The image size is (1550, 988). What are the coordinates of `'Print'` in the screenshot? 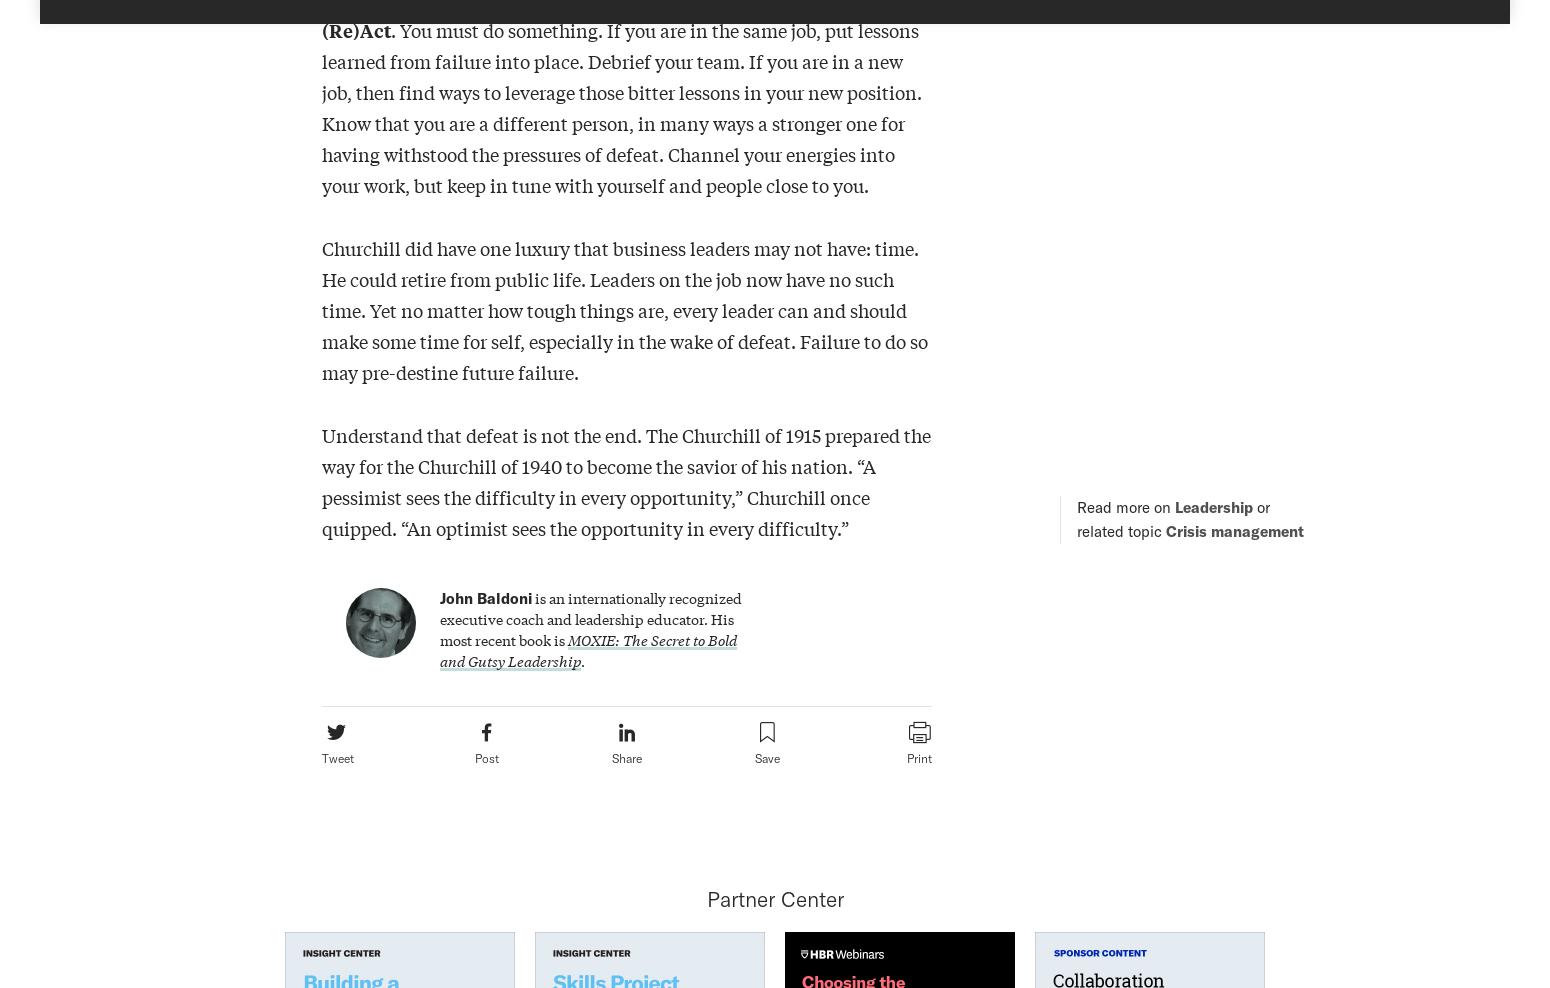 It's located at (918, 757).